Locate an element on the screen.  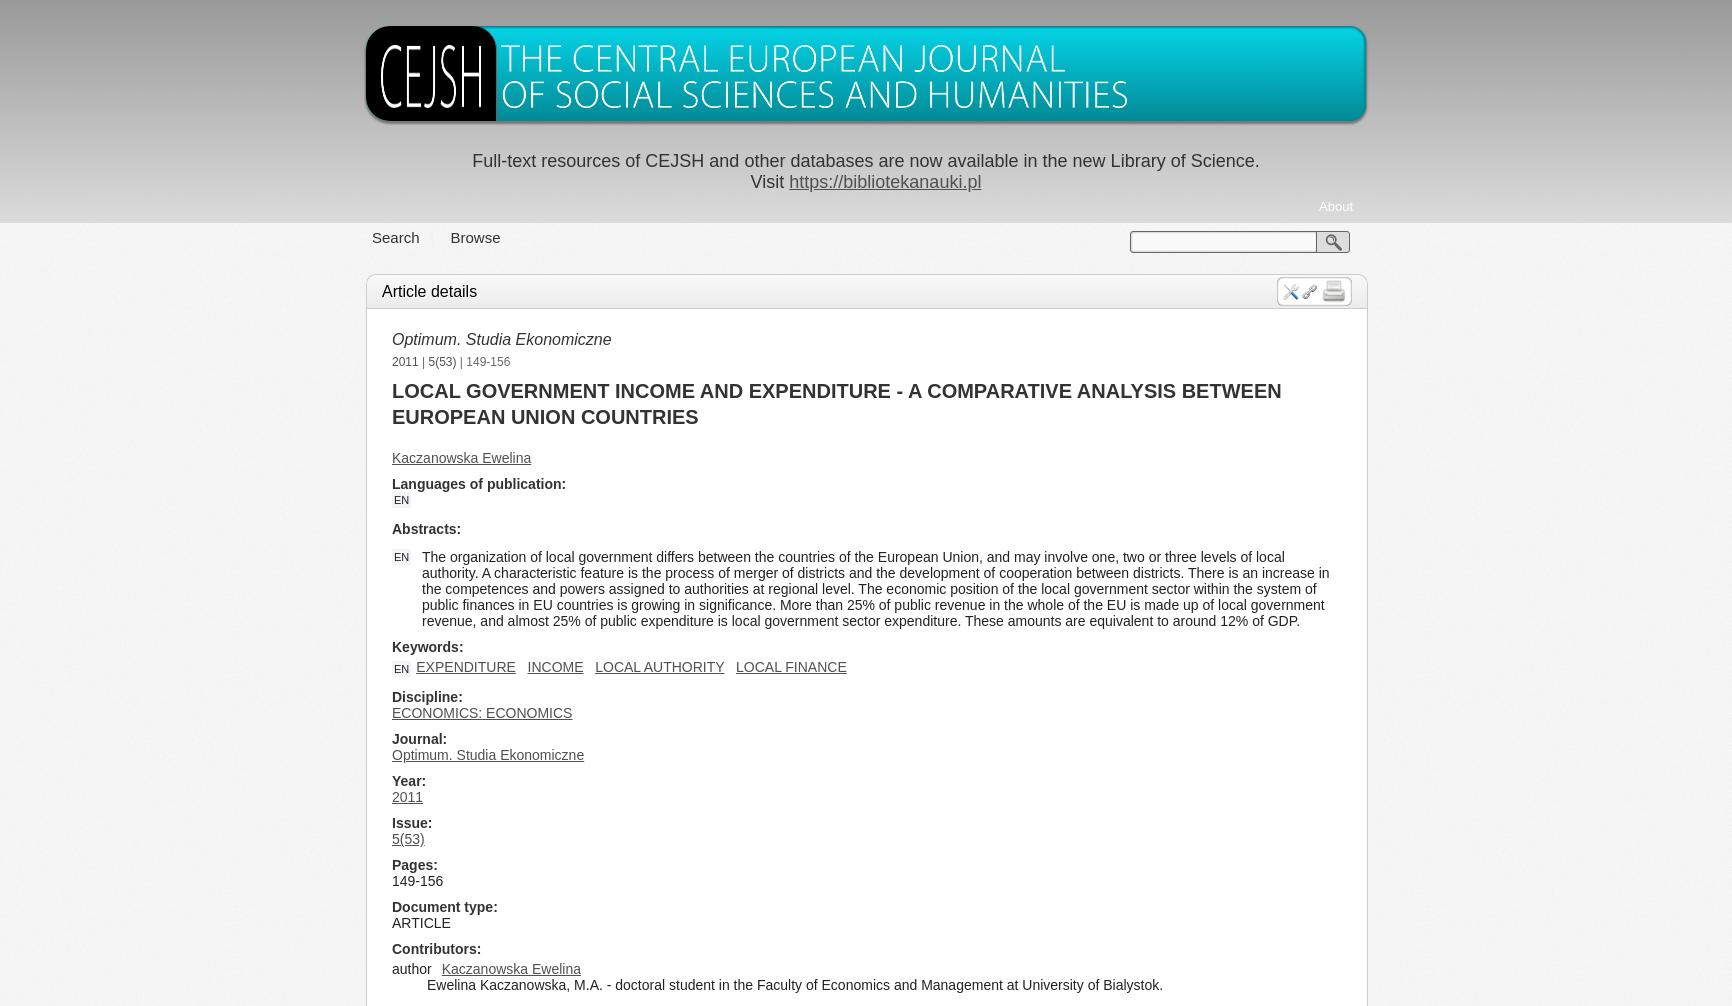
'Journal' is located at coordinates (416, 739).